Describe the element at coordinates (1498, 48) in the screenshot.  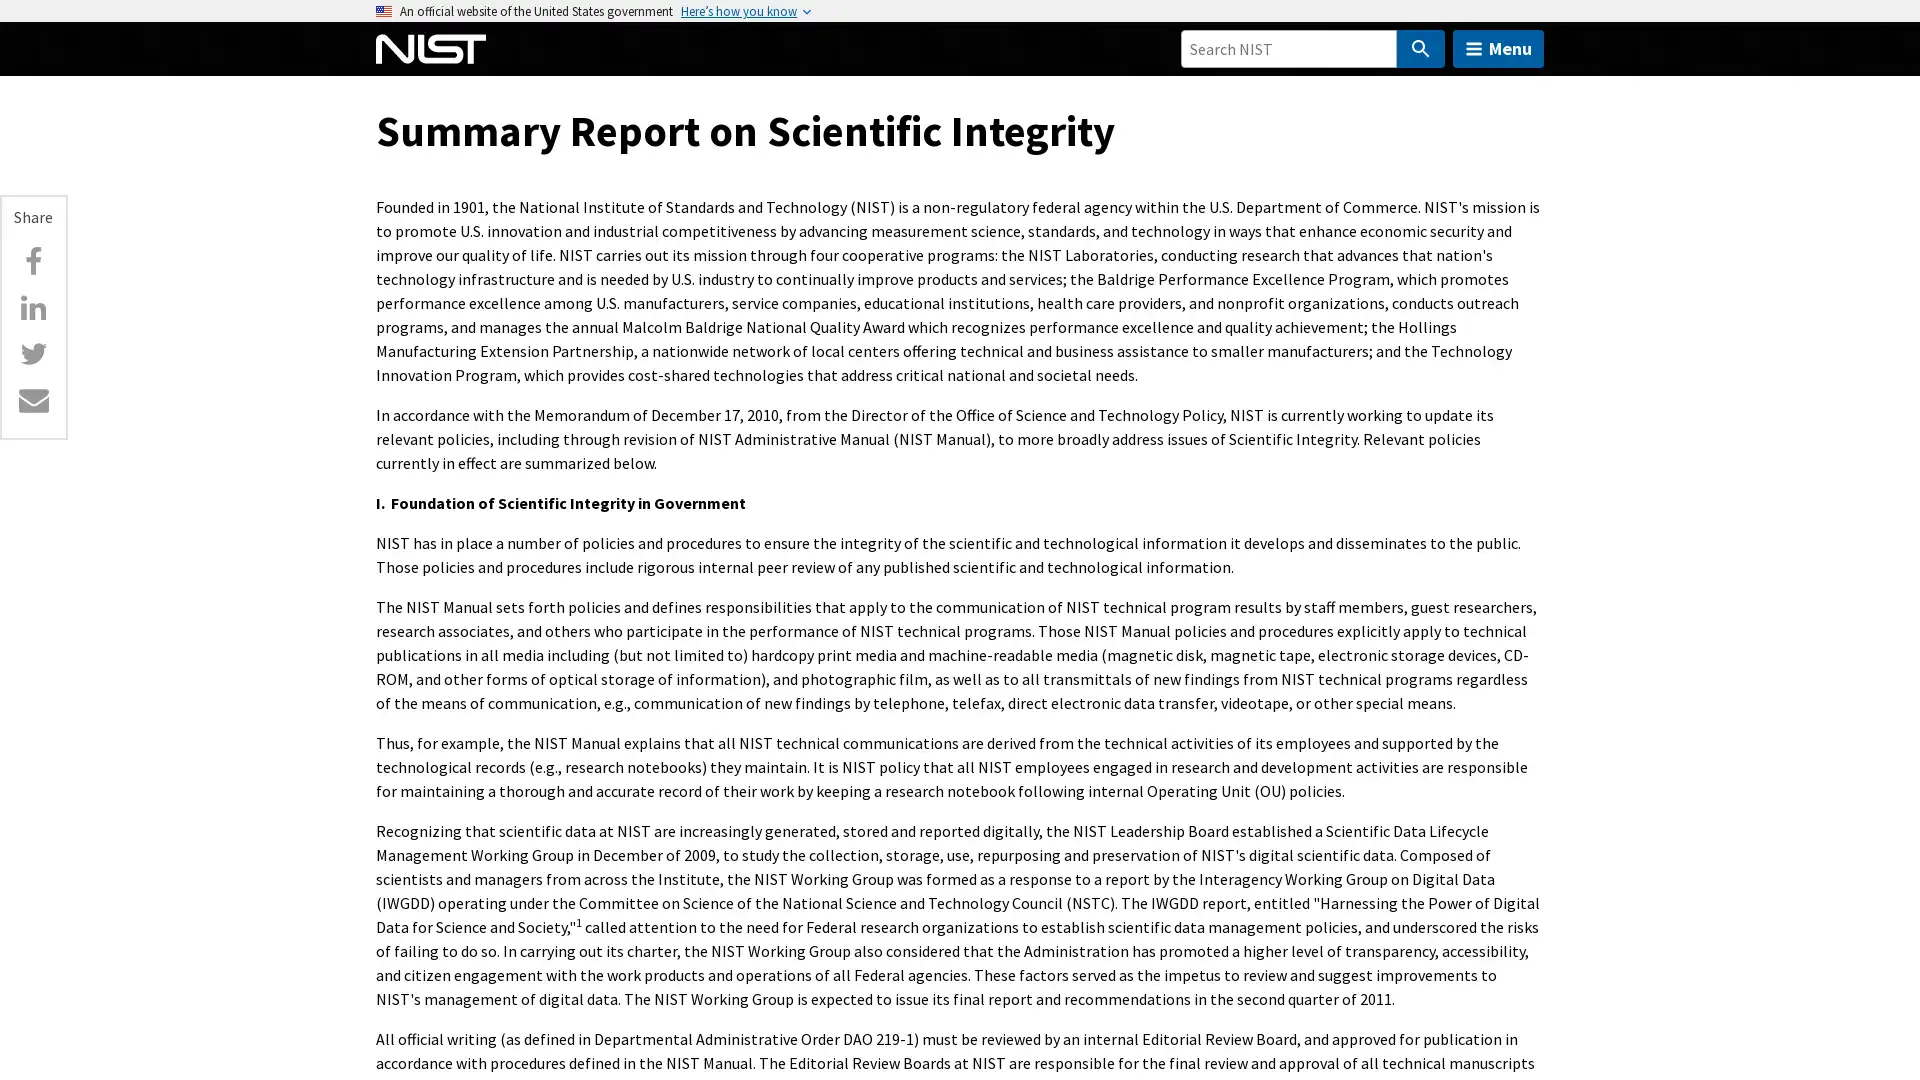
I see `Menu` at that location.